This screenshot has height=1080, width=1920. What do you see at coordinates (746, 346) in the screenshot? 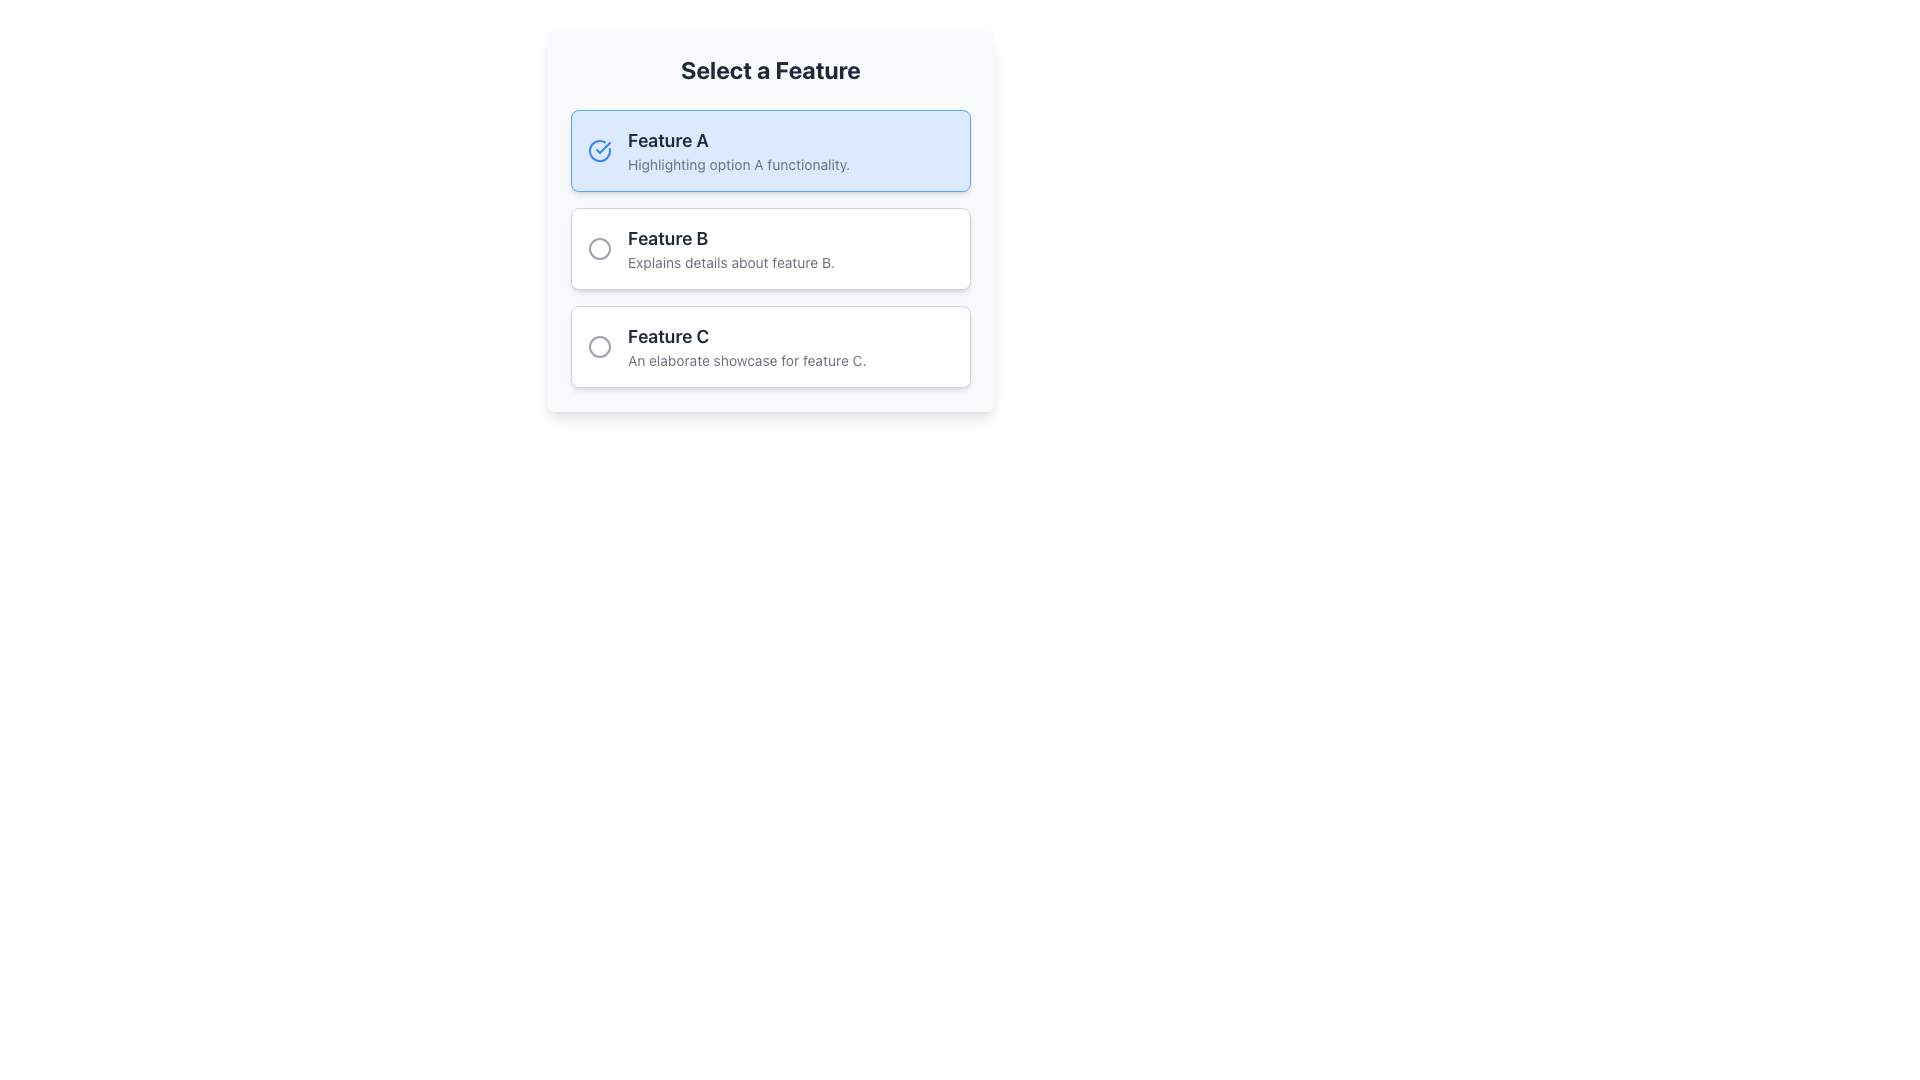
I see `text from the two-line text component labeled 'Feature C' which is located in the third option card from the top in a vertical list of selectable feature cards` at bounding box center [746, 346].